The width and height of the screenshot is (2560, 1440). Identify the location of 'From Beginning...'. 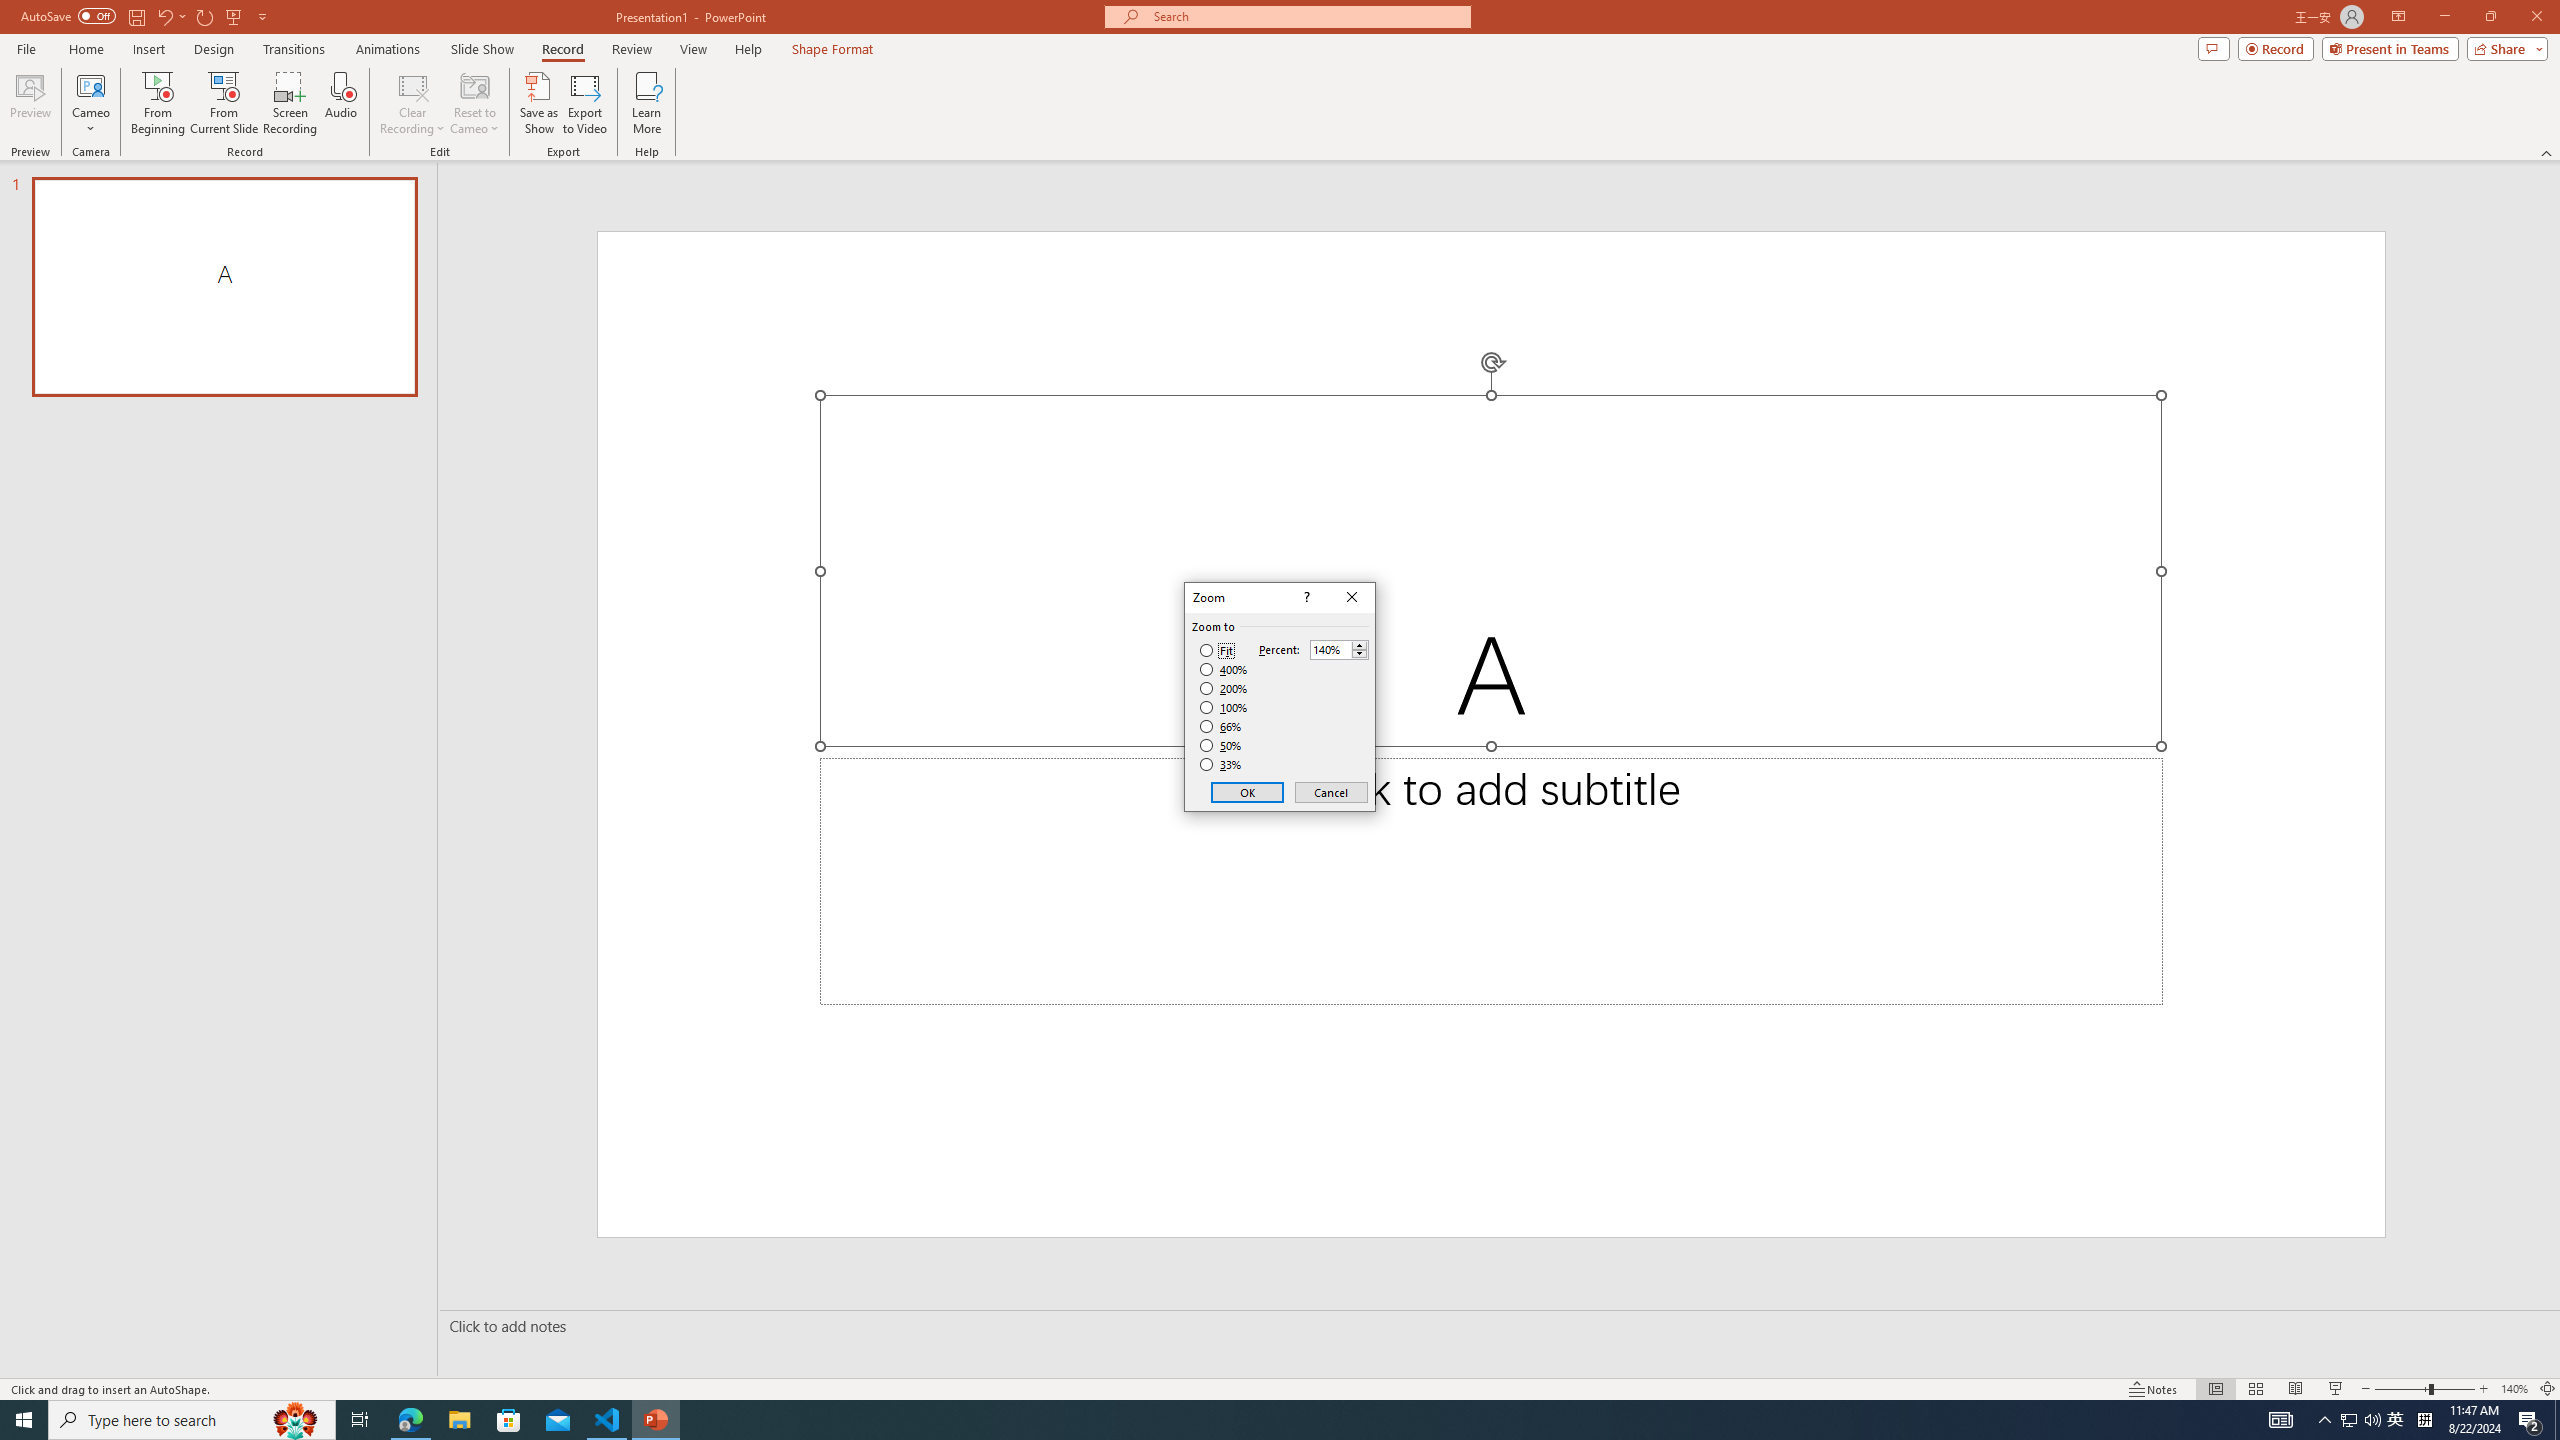
(156, 103).